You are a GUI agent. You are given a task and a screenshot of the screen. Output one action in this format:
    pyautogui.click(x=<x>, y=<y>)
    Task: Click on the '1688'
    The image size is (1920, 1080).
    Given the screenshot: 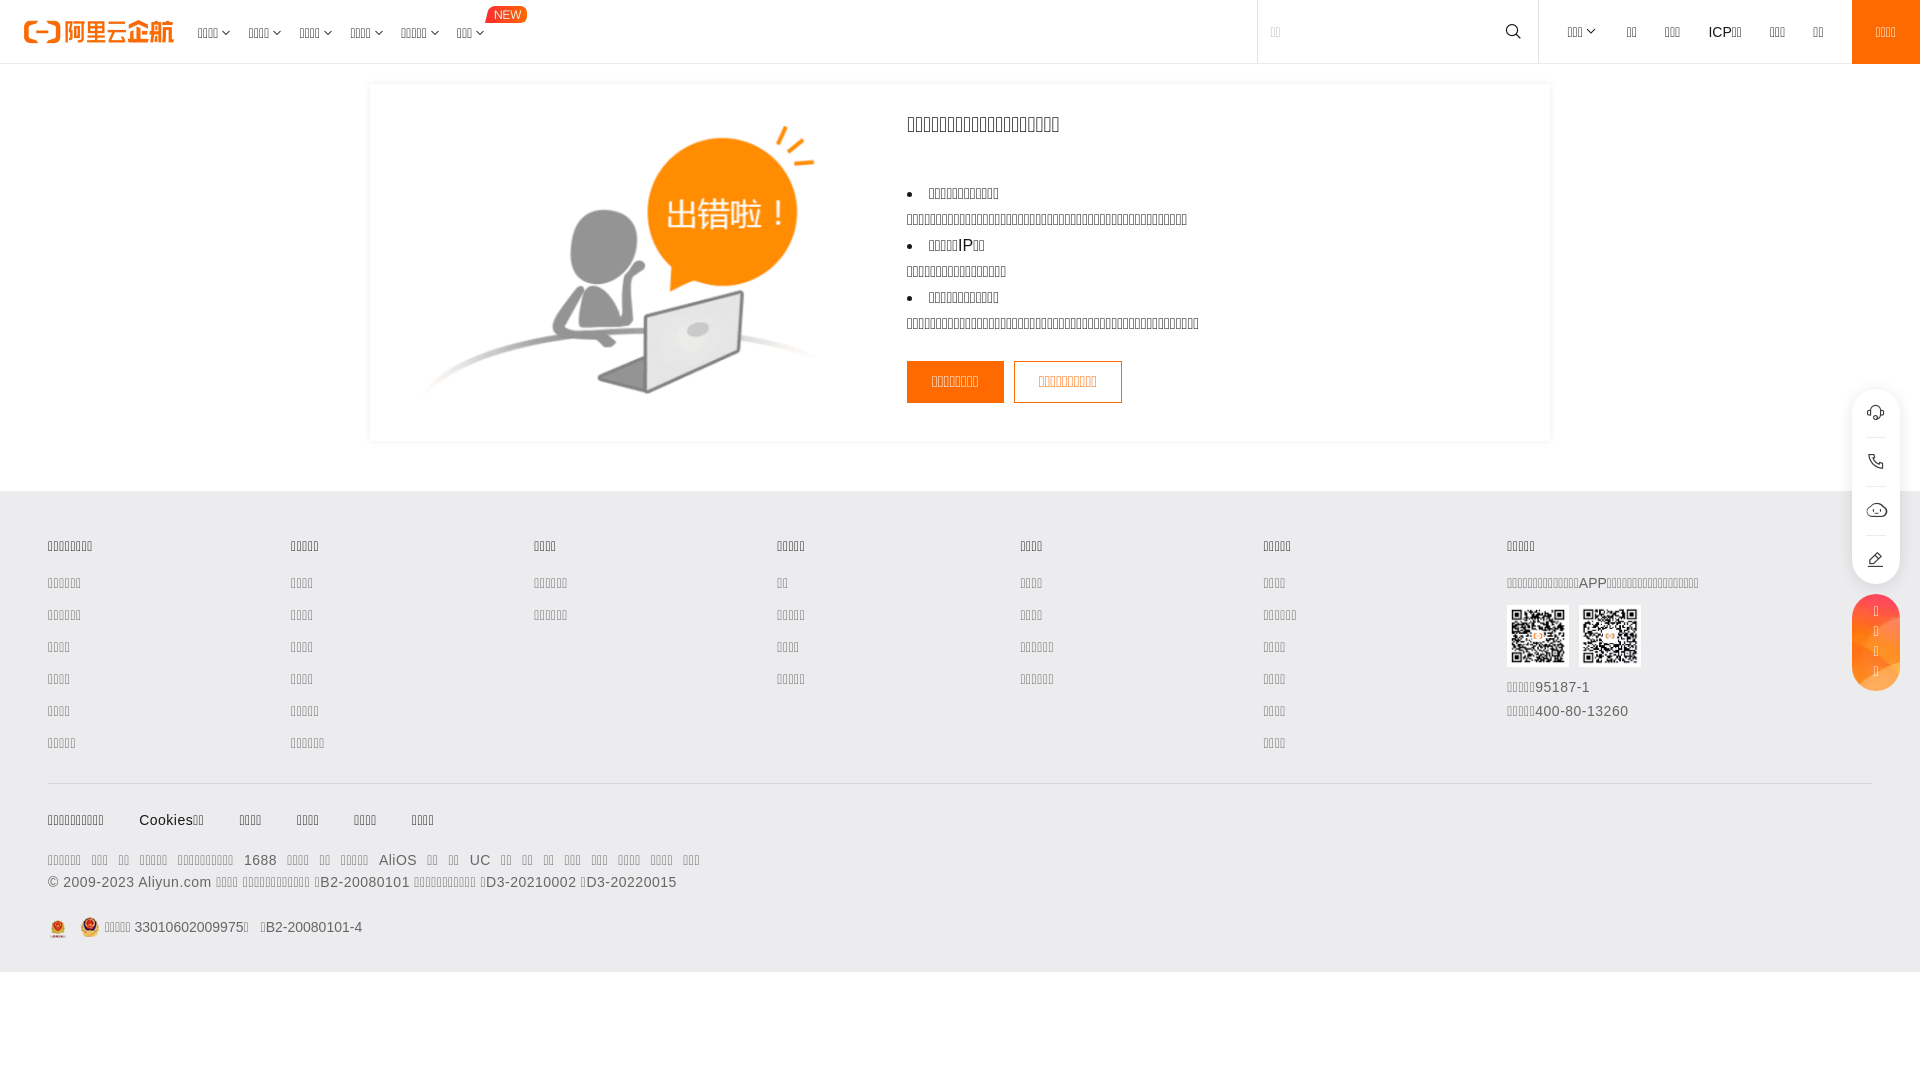 What is the action you would take?
    pyautogui.click(x=259, y=859)
    